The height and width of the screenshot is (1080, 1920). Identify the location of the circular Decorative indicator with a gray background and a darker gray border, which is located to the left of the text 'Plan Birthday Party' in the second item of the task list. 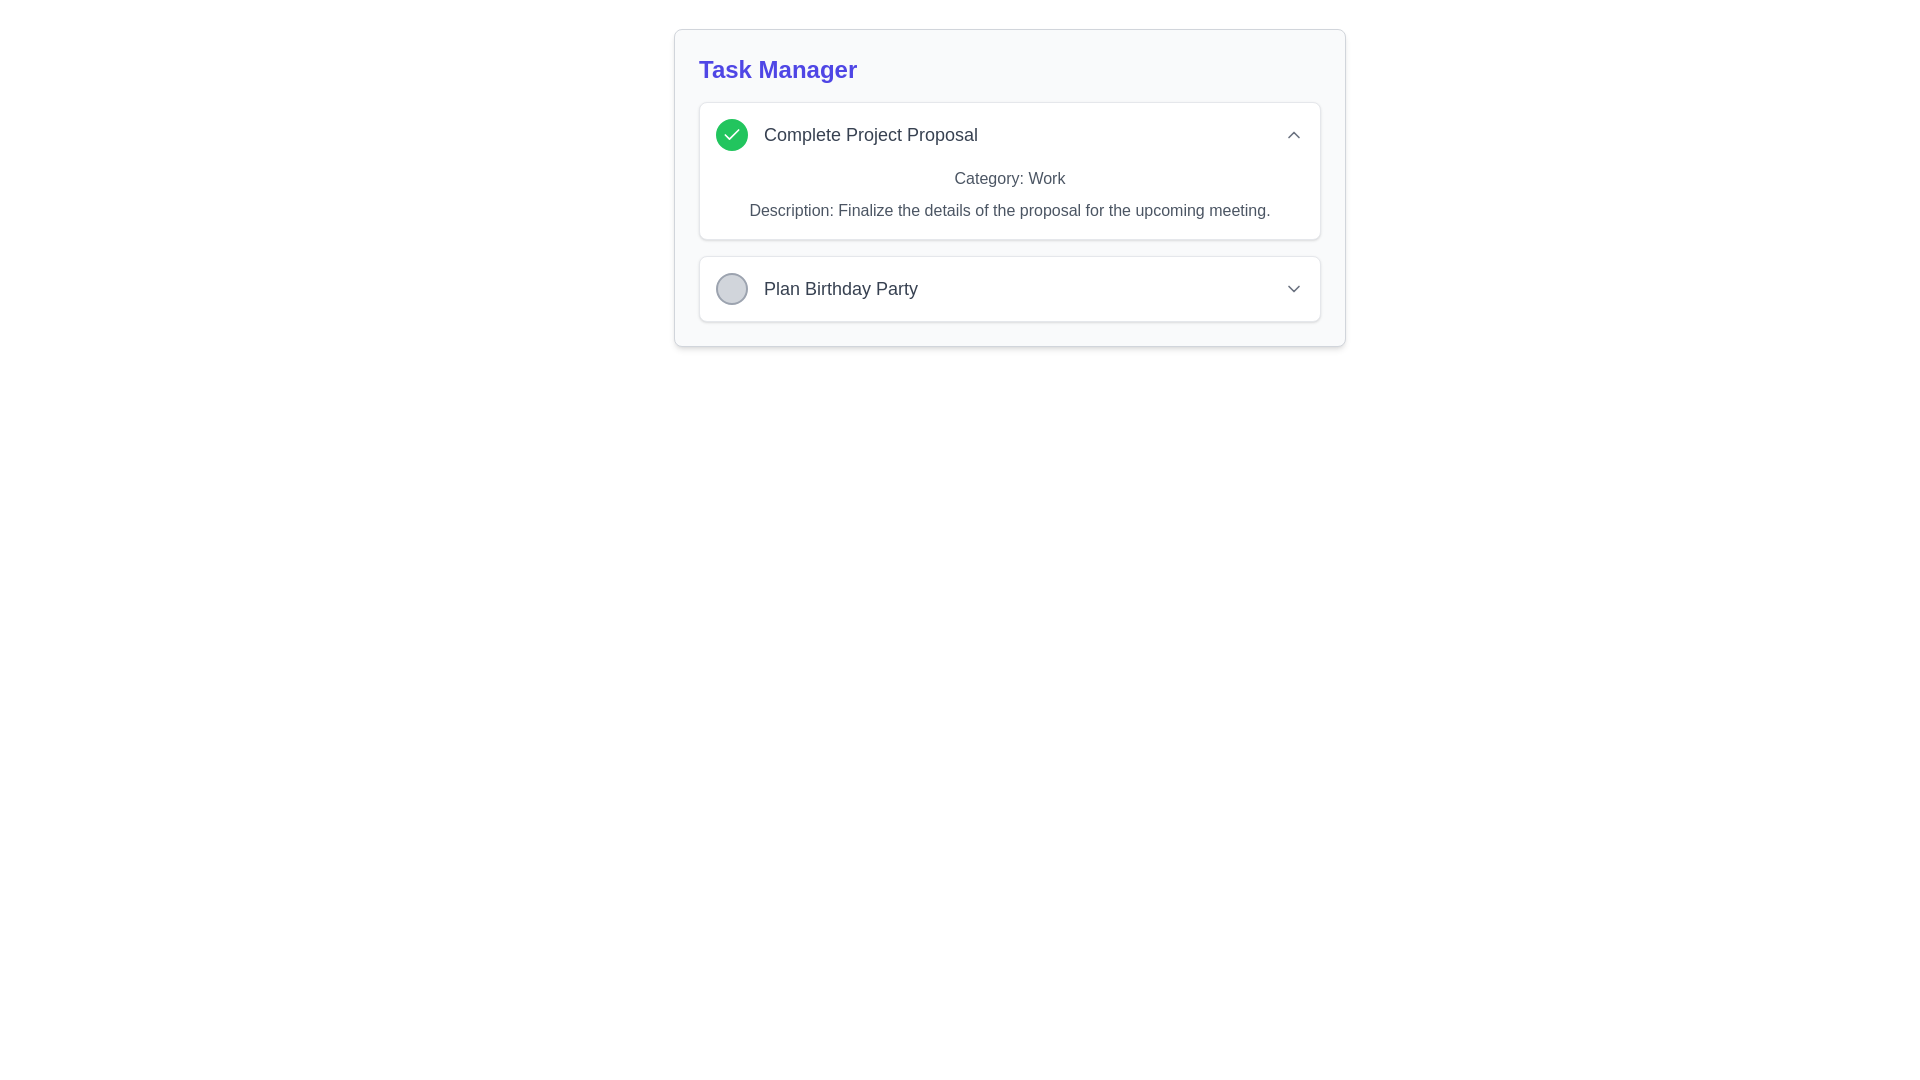
(730, 289).